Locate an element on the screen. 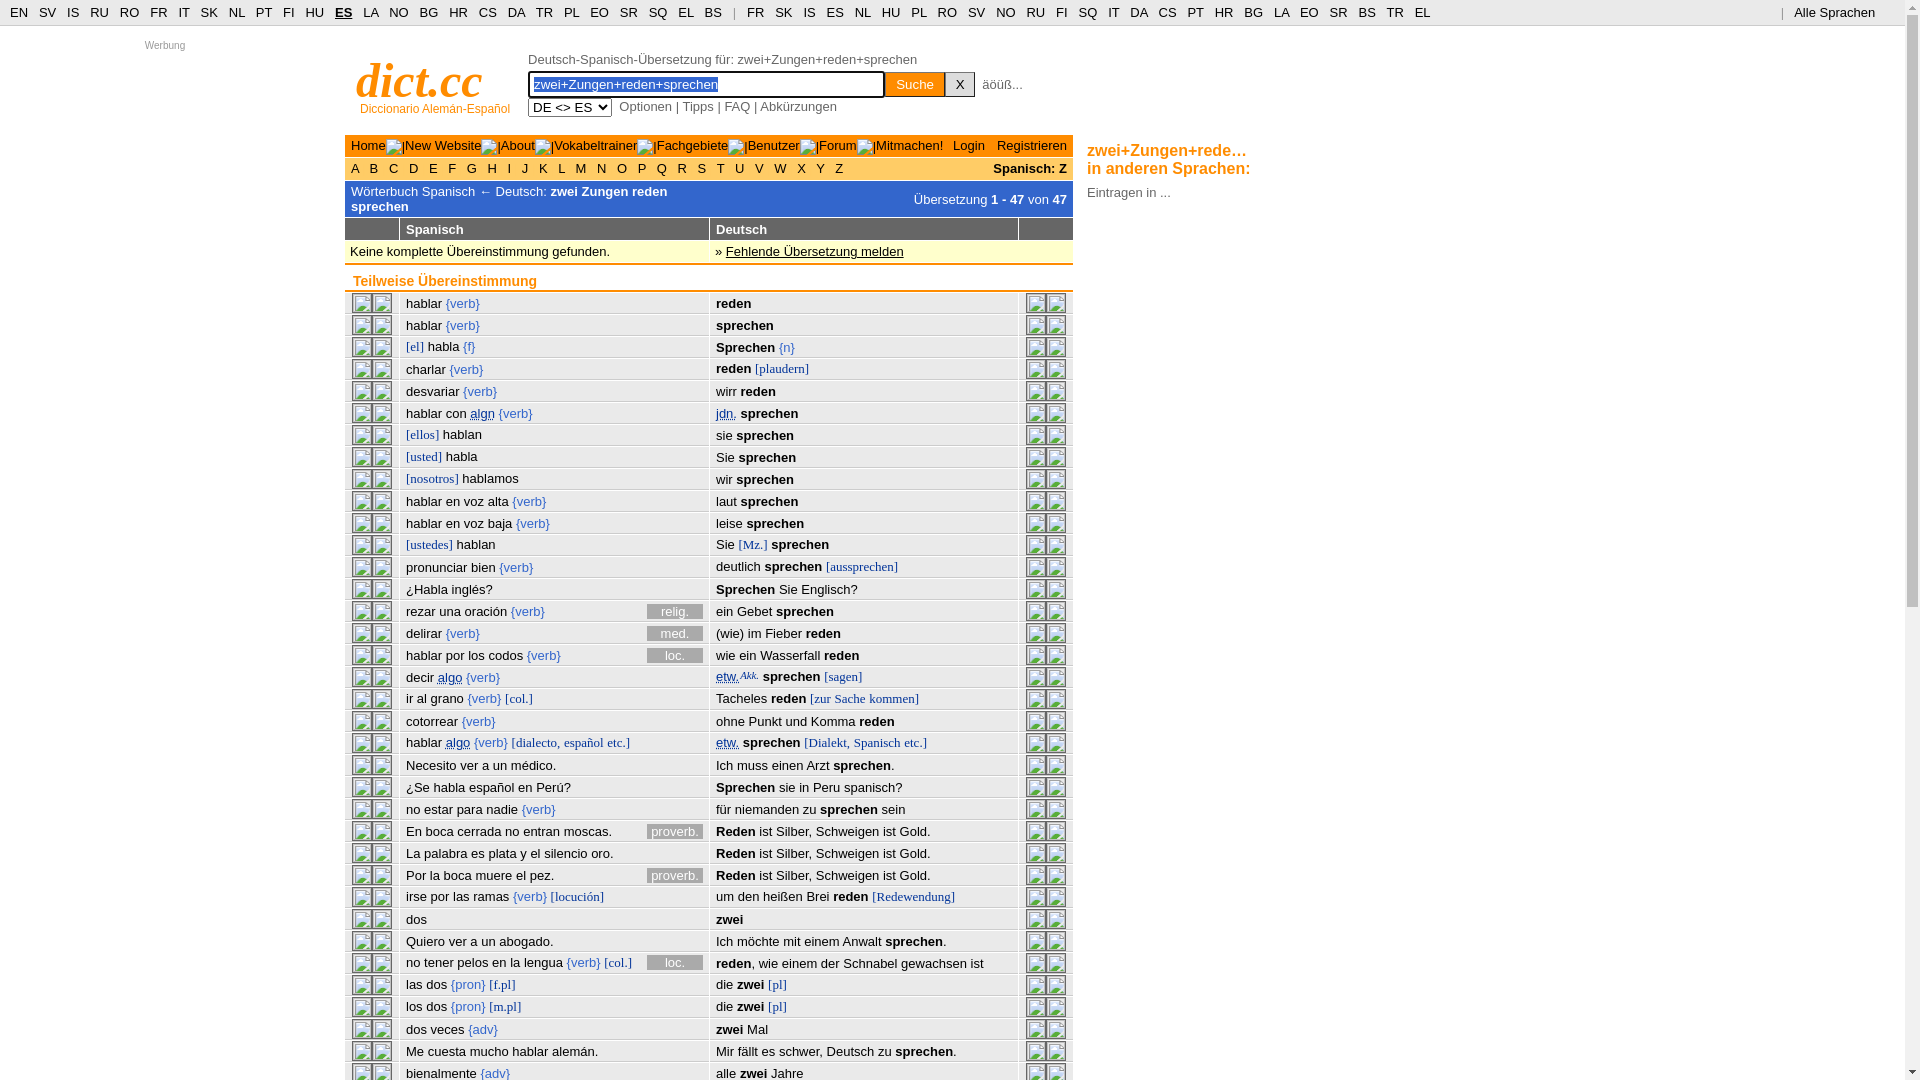 The width and height of the screenshot is (1920, 1080). 'About' is located at coordinates (518, 144).